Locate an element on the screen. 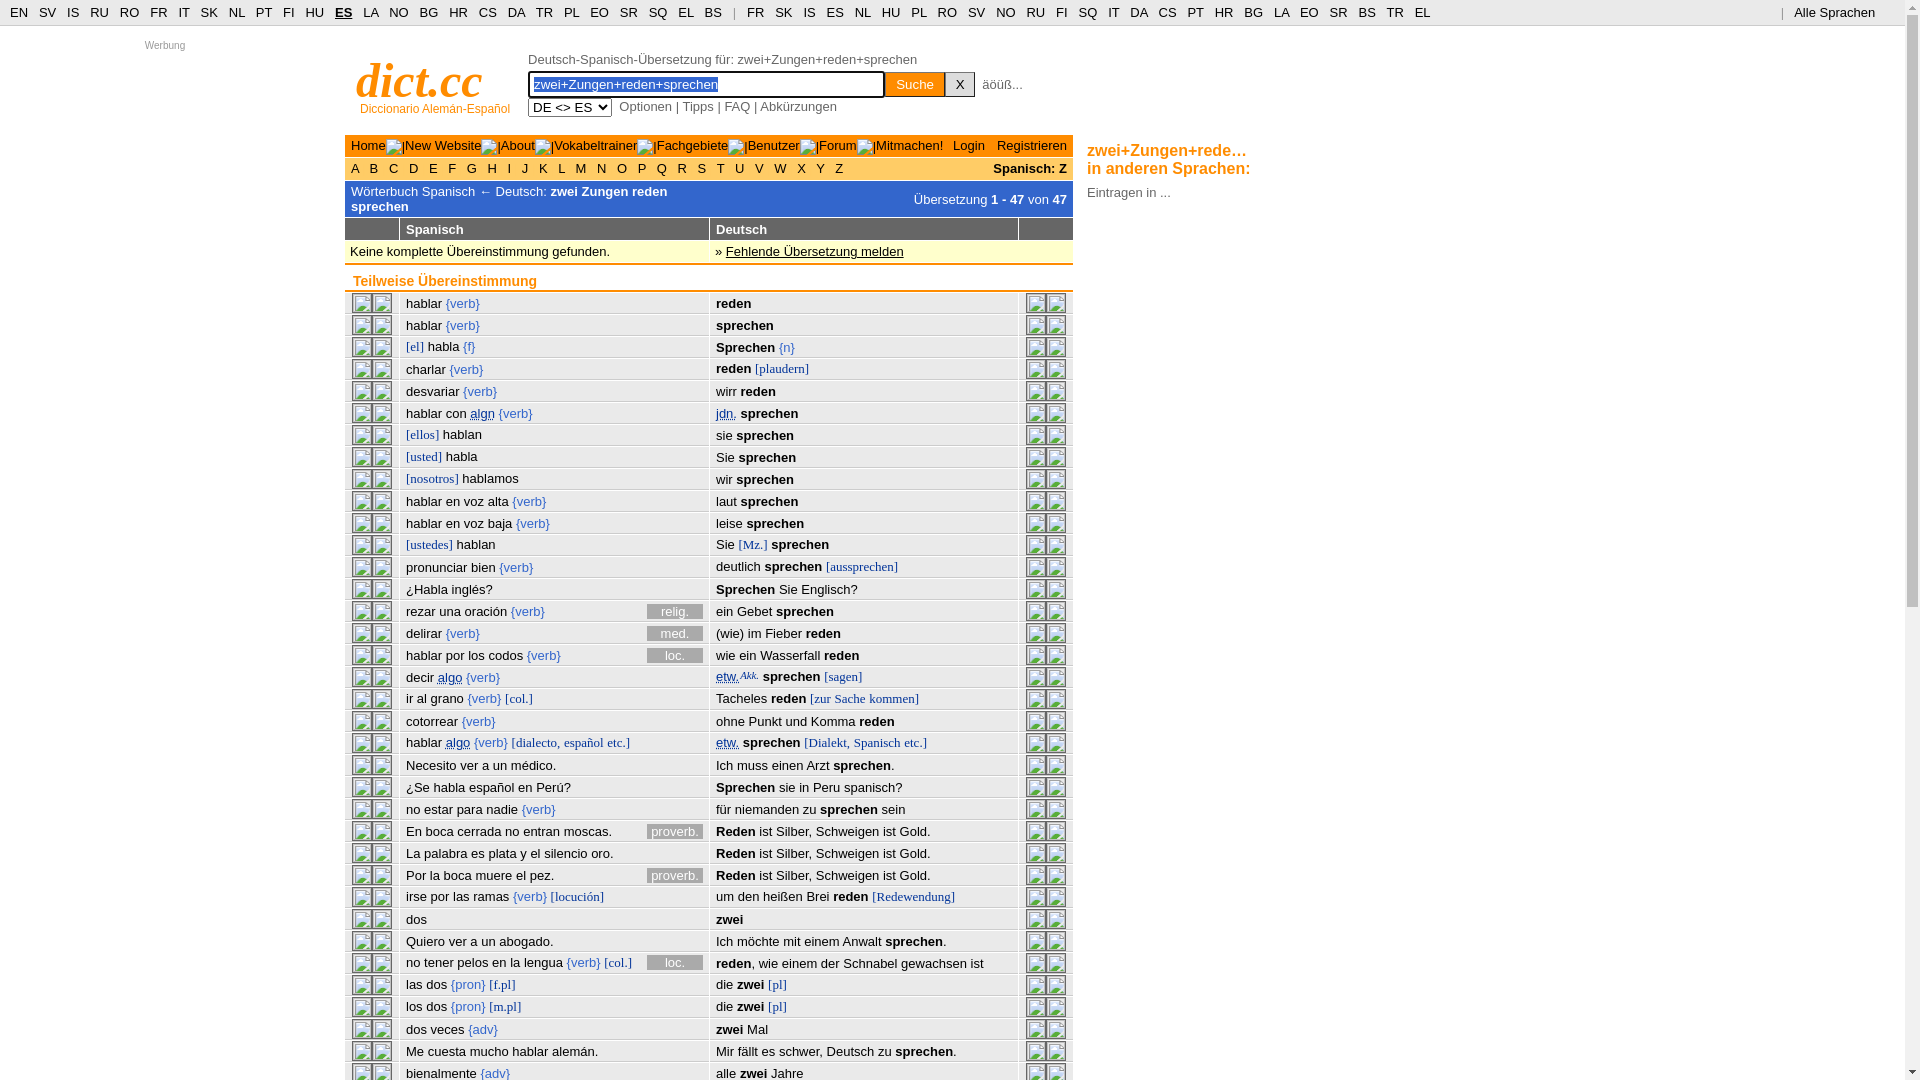 The width and height of the screenshot is (1920, 1080). 'About' is located at coordinates (518, 144).